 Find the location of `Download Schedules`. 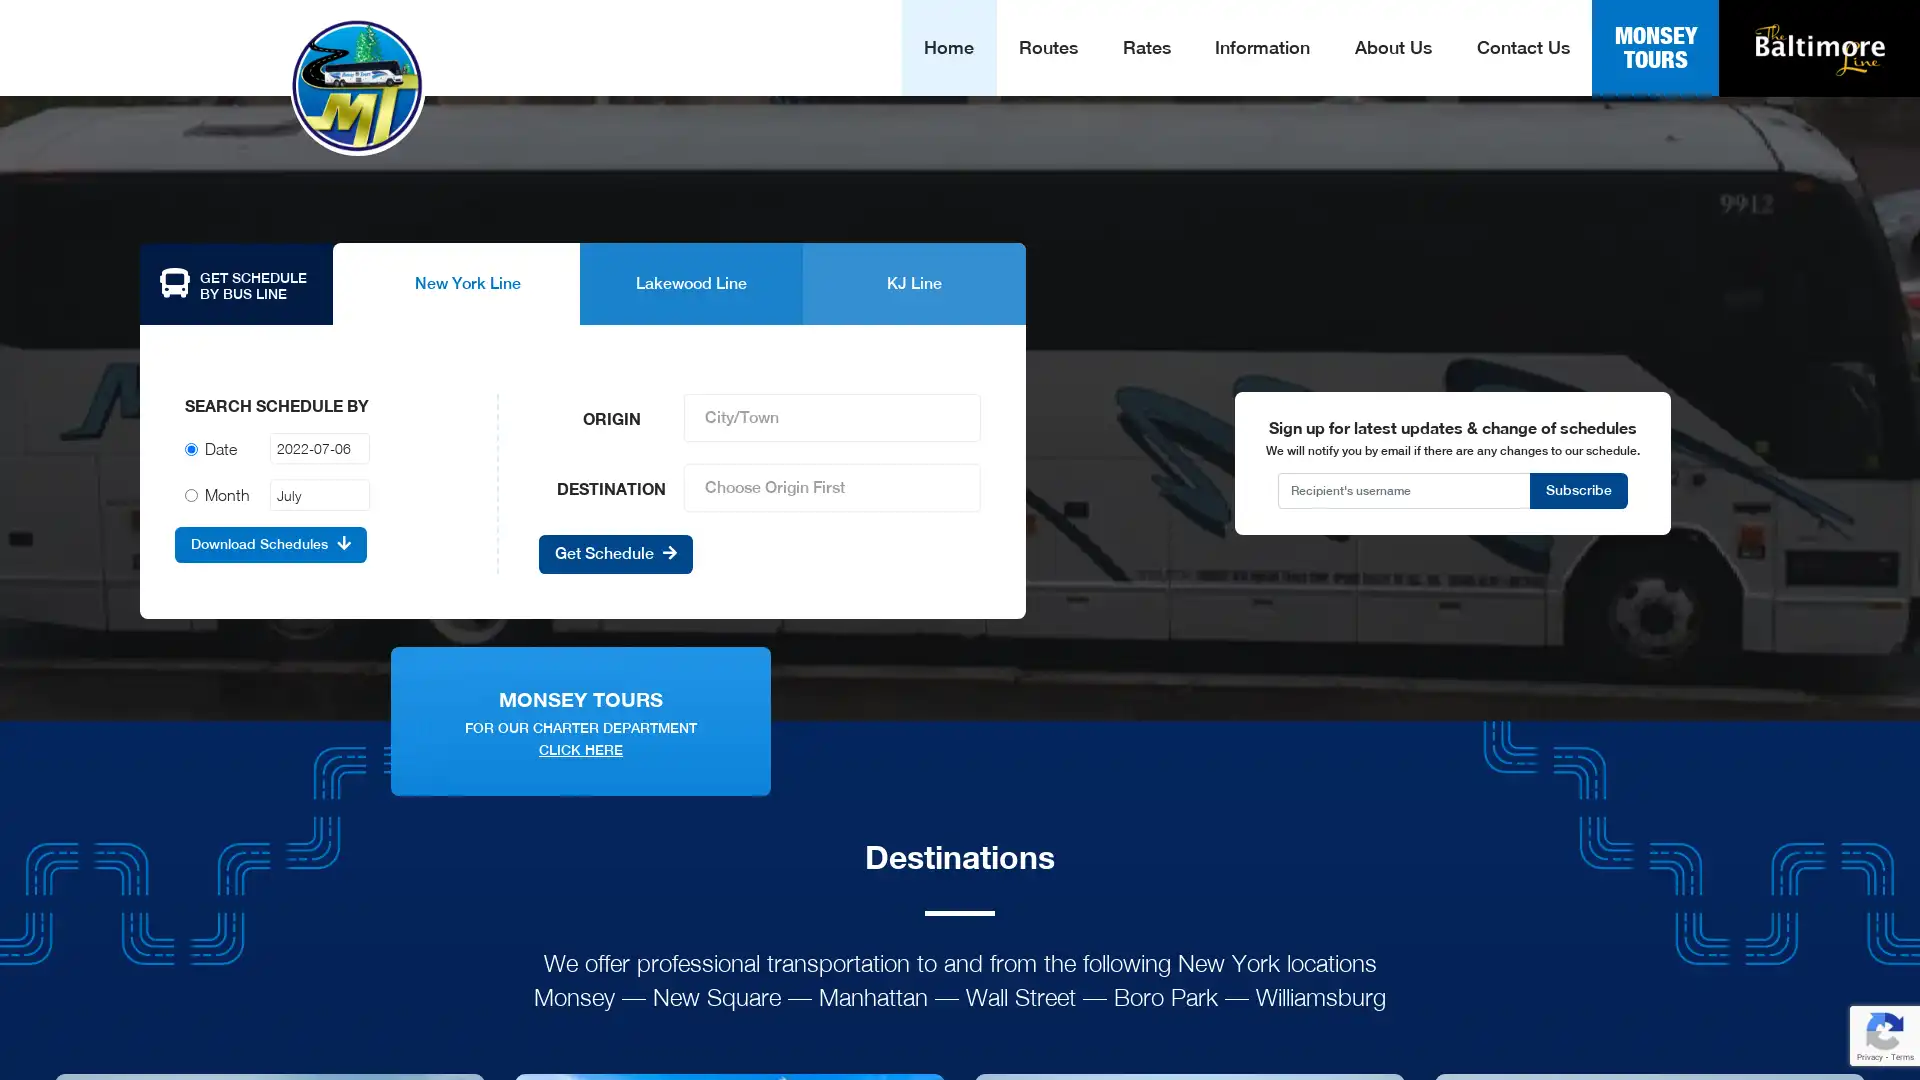

Download Schedules is located at coordinates (269, 543).